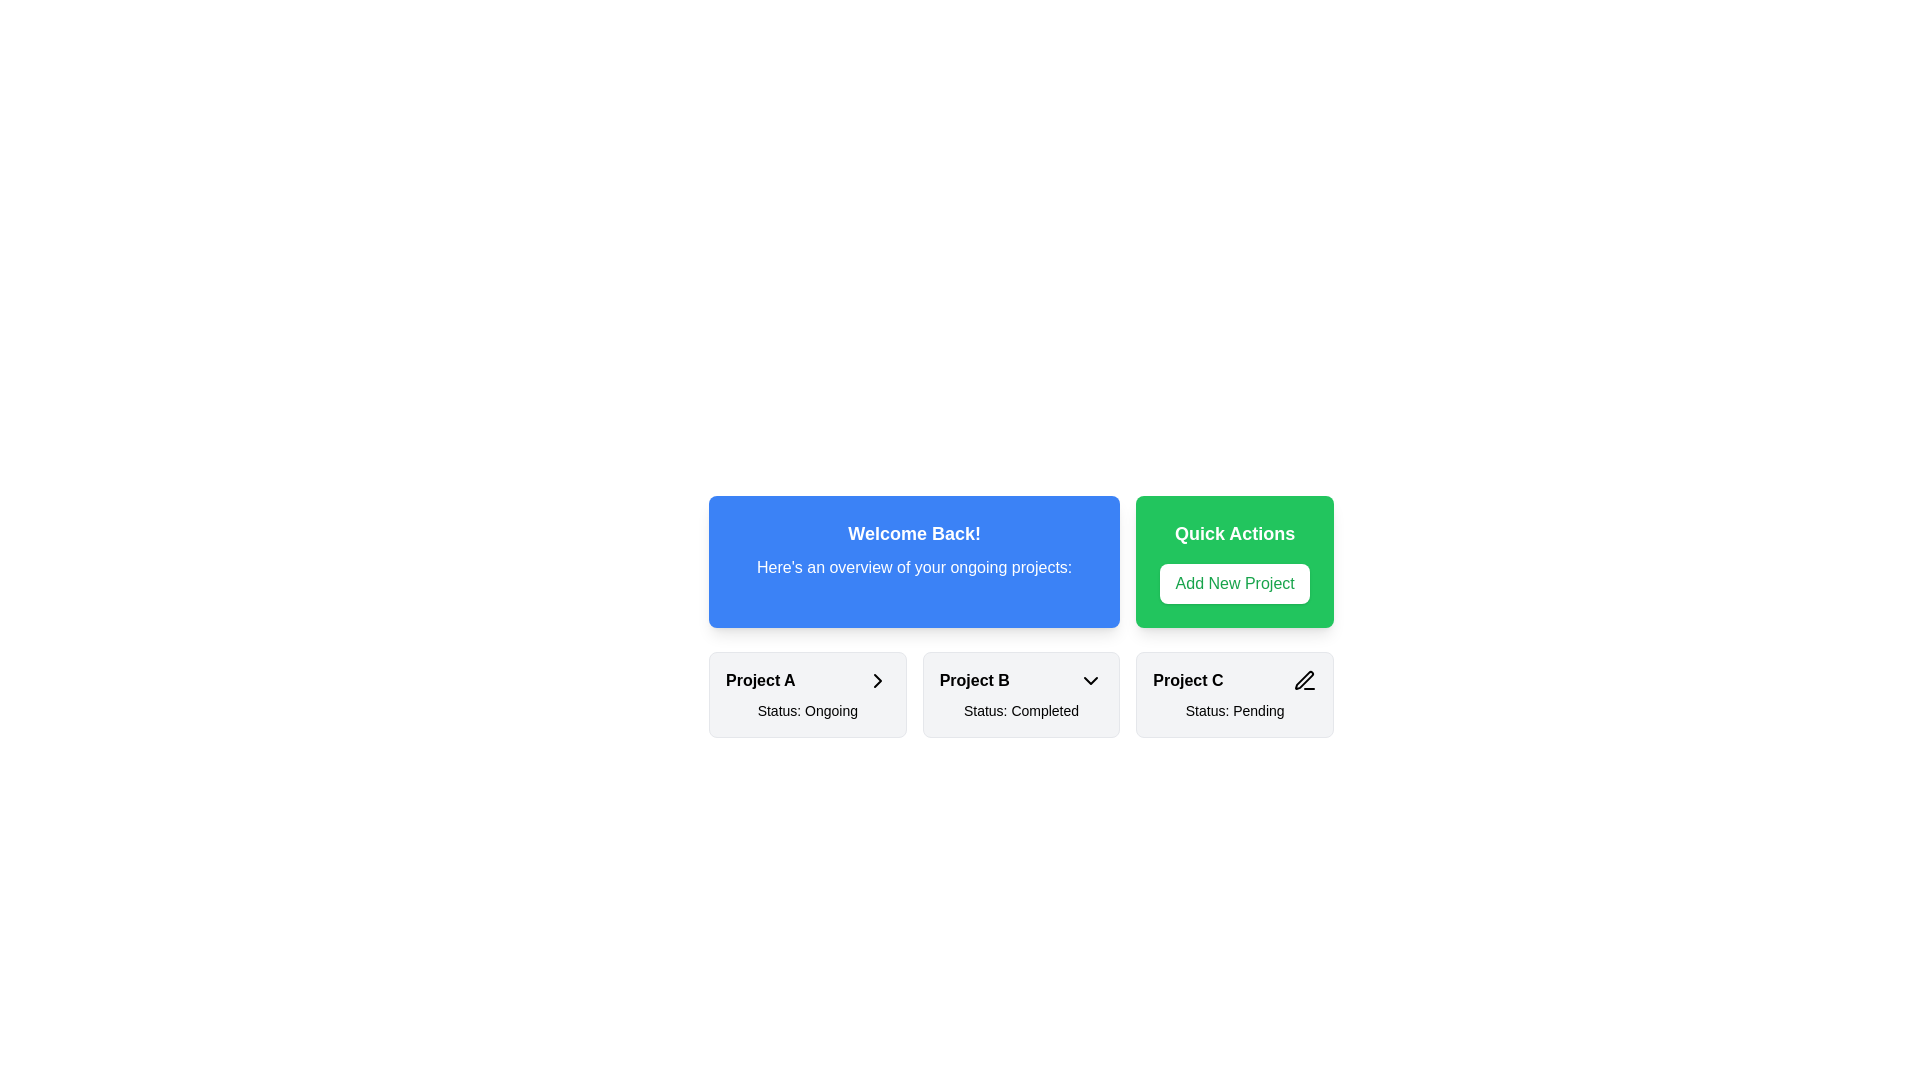  What do you see at coordinates (1304, 679) in the screenshot?
I see `the graphical pen icon located in the 'Project C' card underneath the 'Status: Pending' text` at bounding box center [1304, 679].